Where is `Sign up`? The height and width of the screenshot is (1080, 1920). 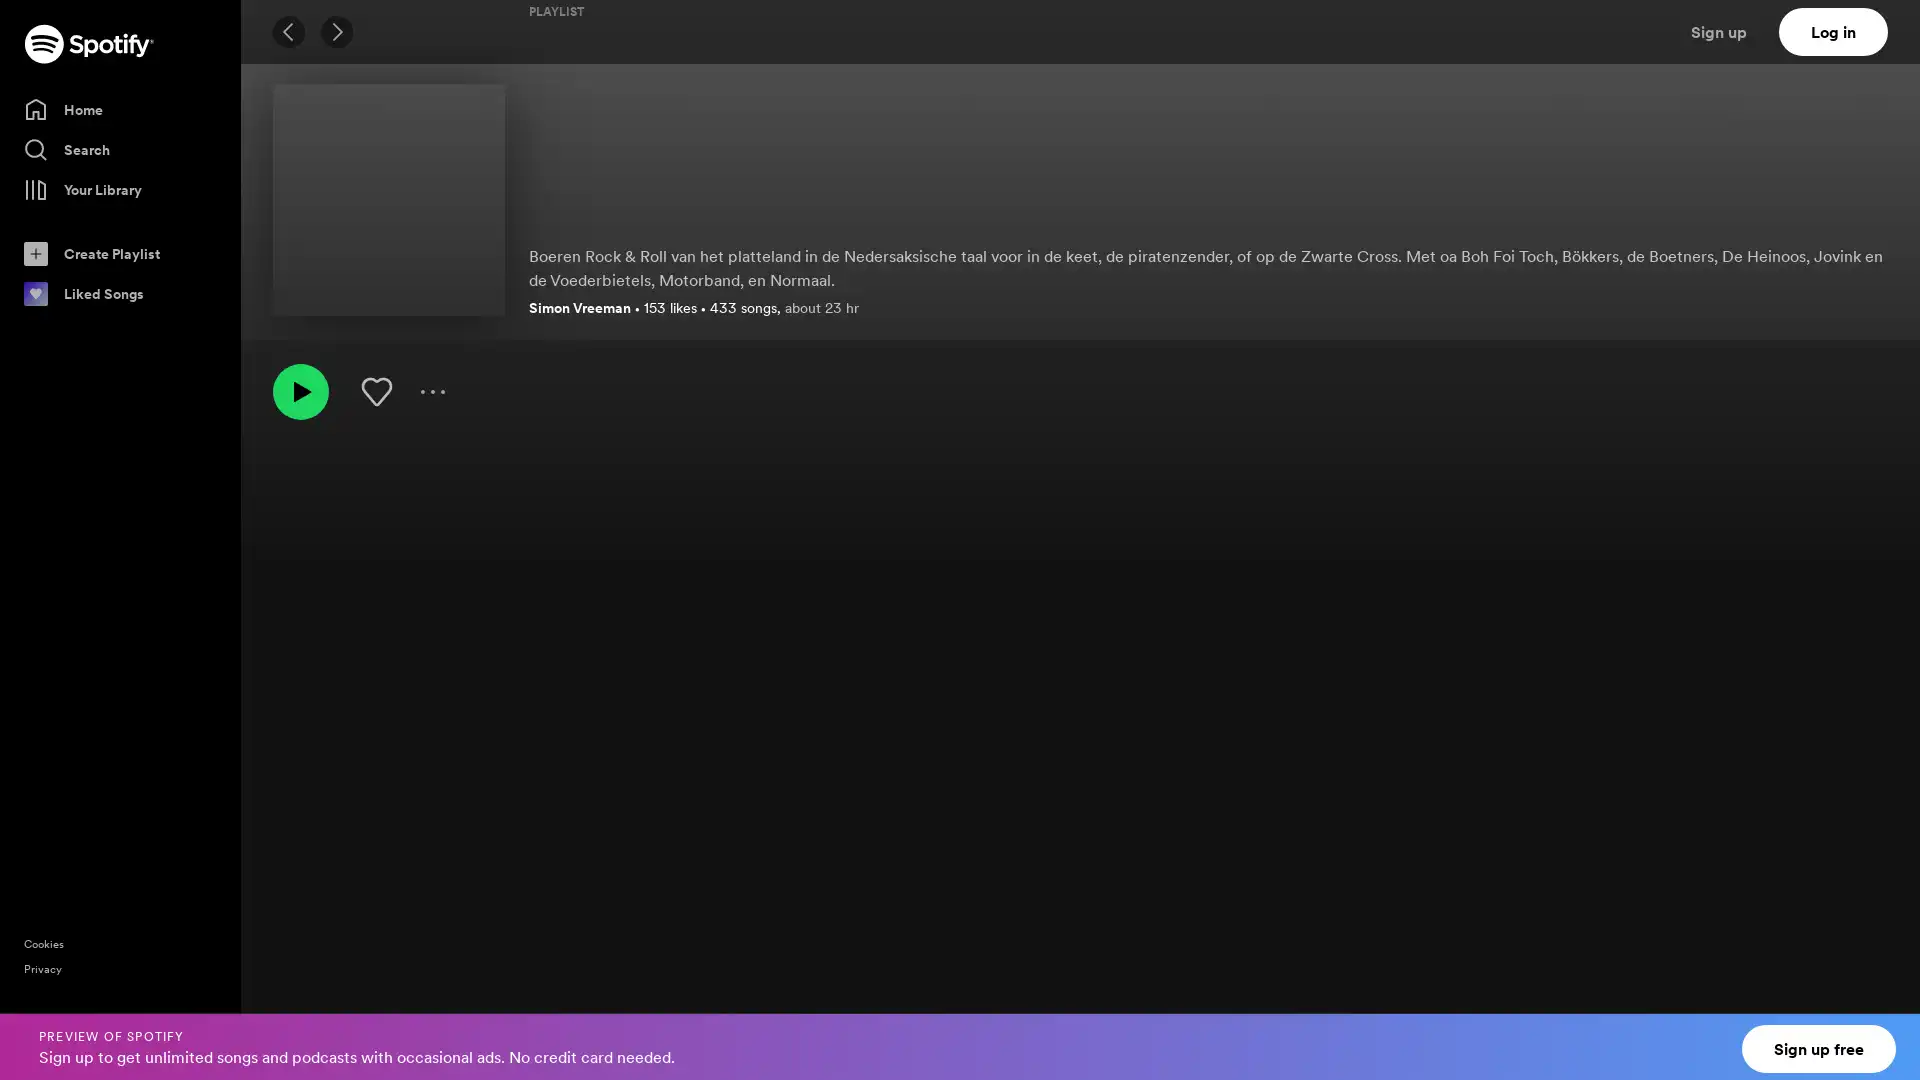
Sign up is located at coordinates (1730, 31).